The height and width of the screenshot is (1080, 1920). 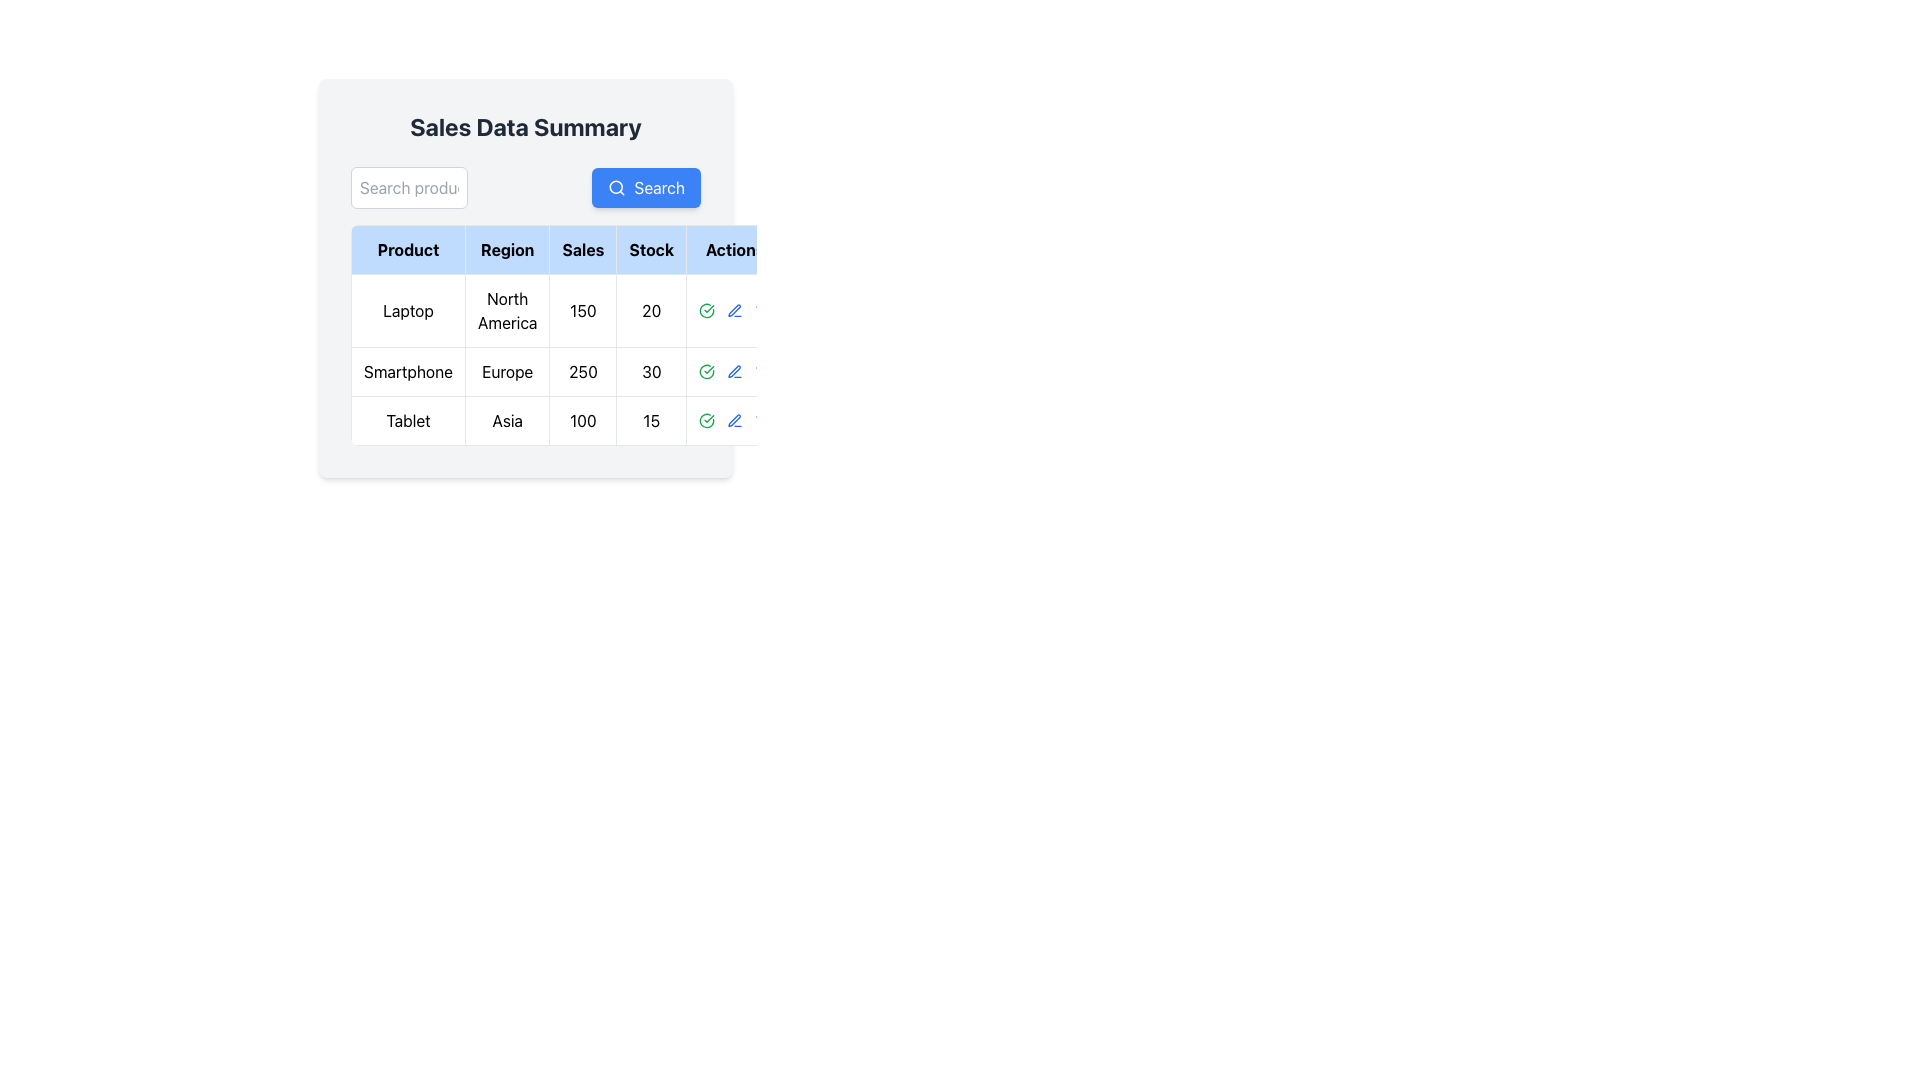 I want to click on text displayed in the Data Cell located under the 'Sales' column, in the row labeled 'Laptop' and aligned with the 'Sales' header, which shows '150', so click(x=582, y=311).